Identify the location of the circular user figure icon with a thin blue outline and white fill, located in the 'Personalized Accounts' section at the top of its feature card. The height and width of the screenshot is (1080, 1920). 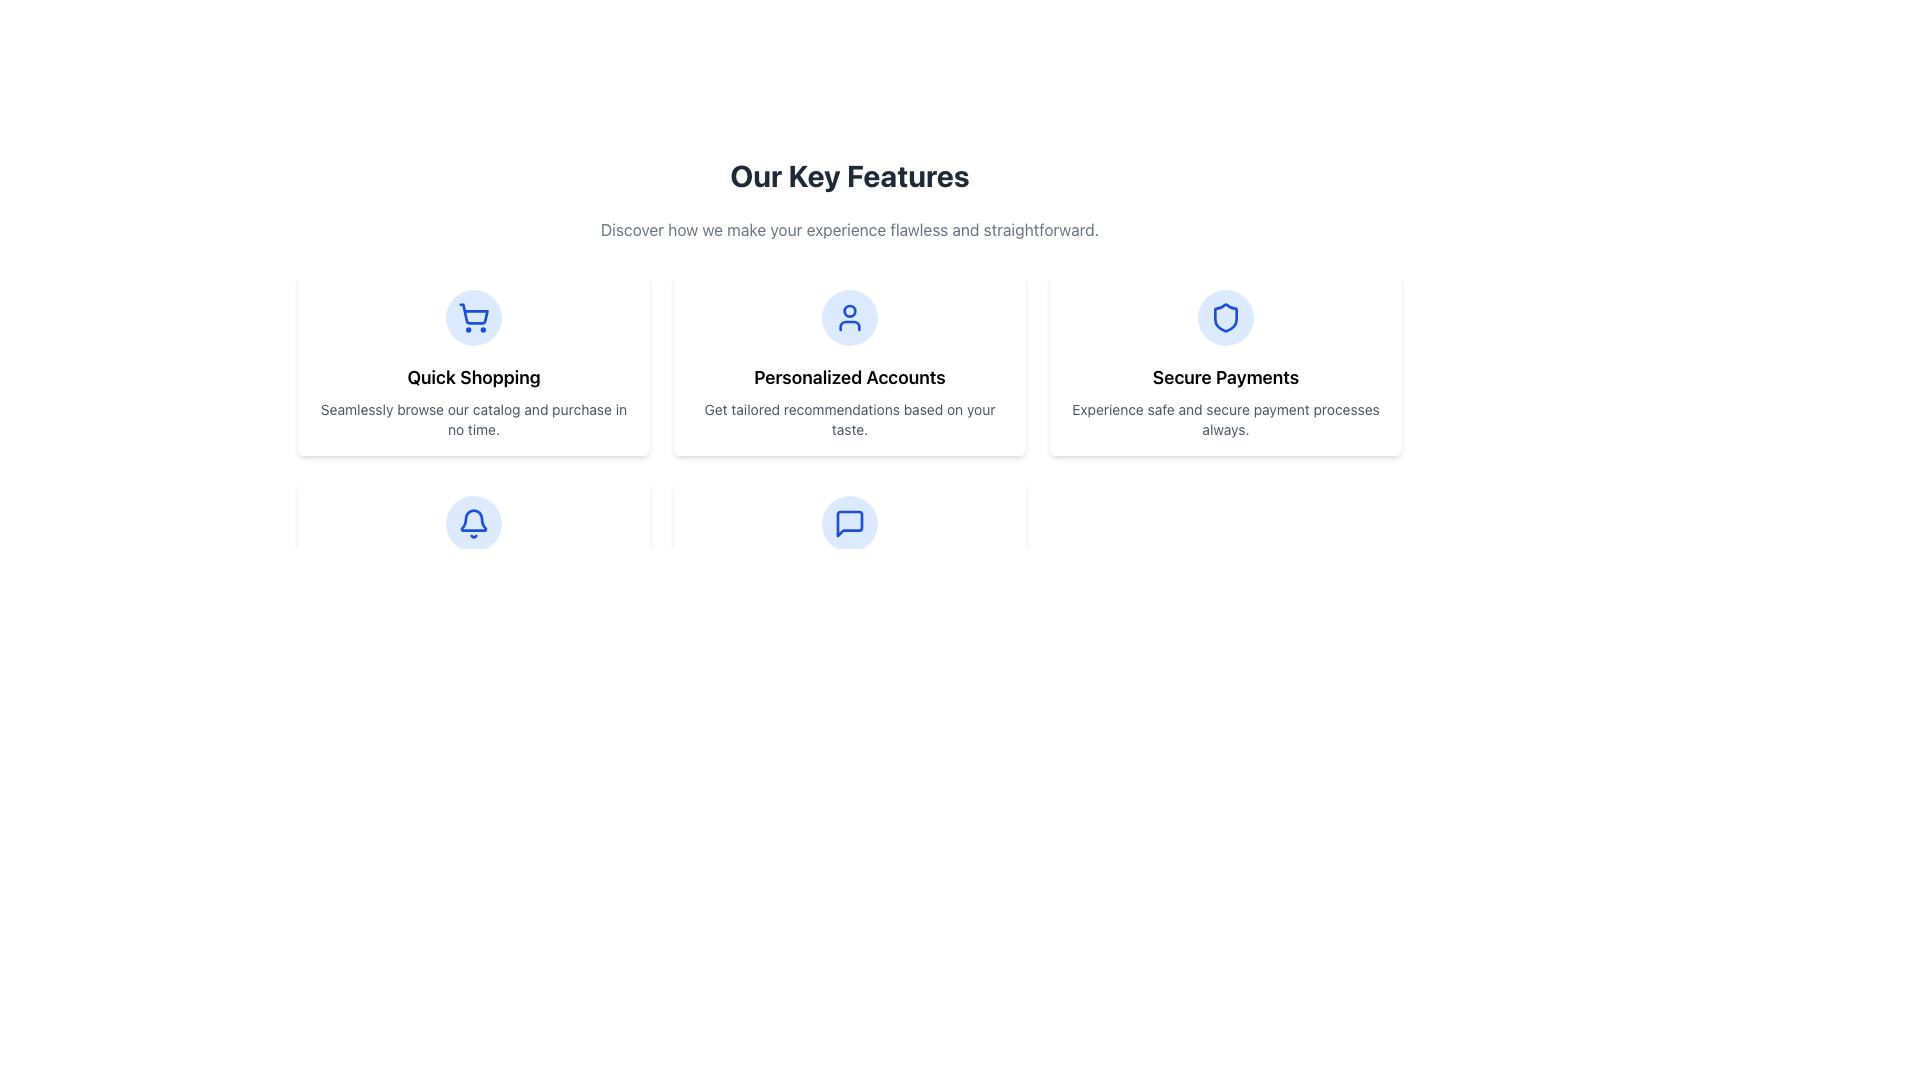
(849, 316).